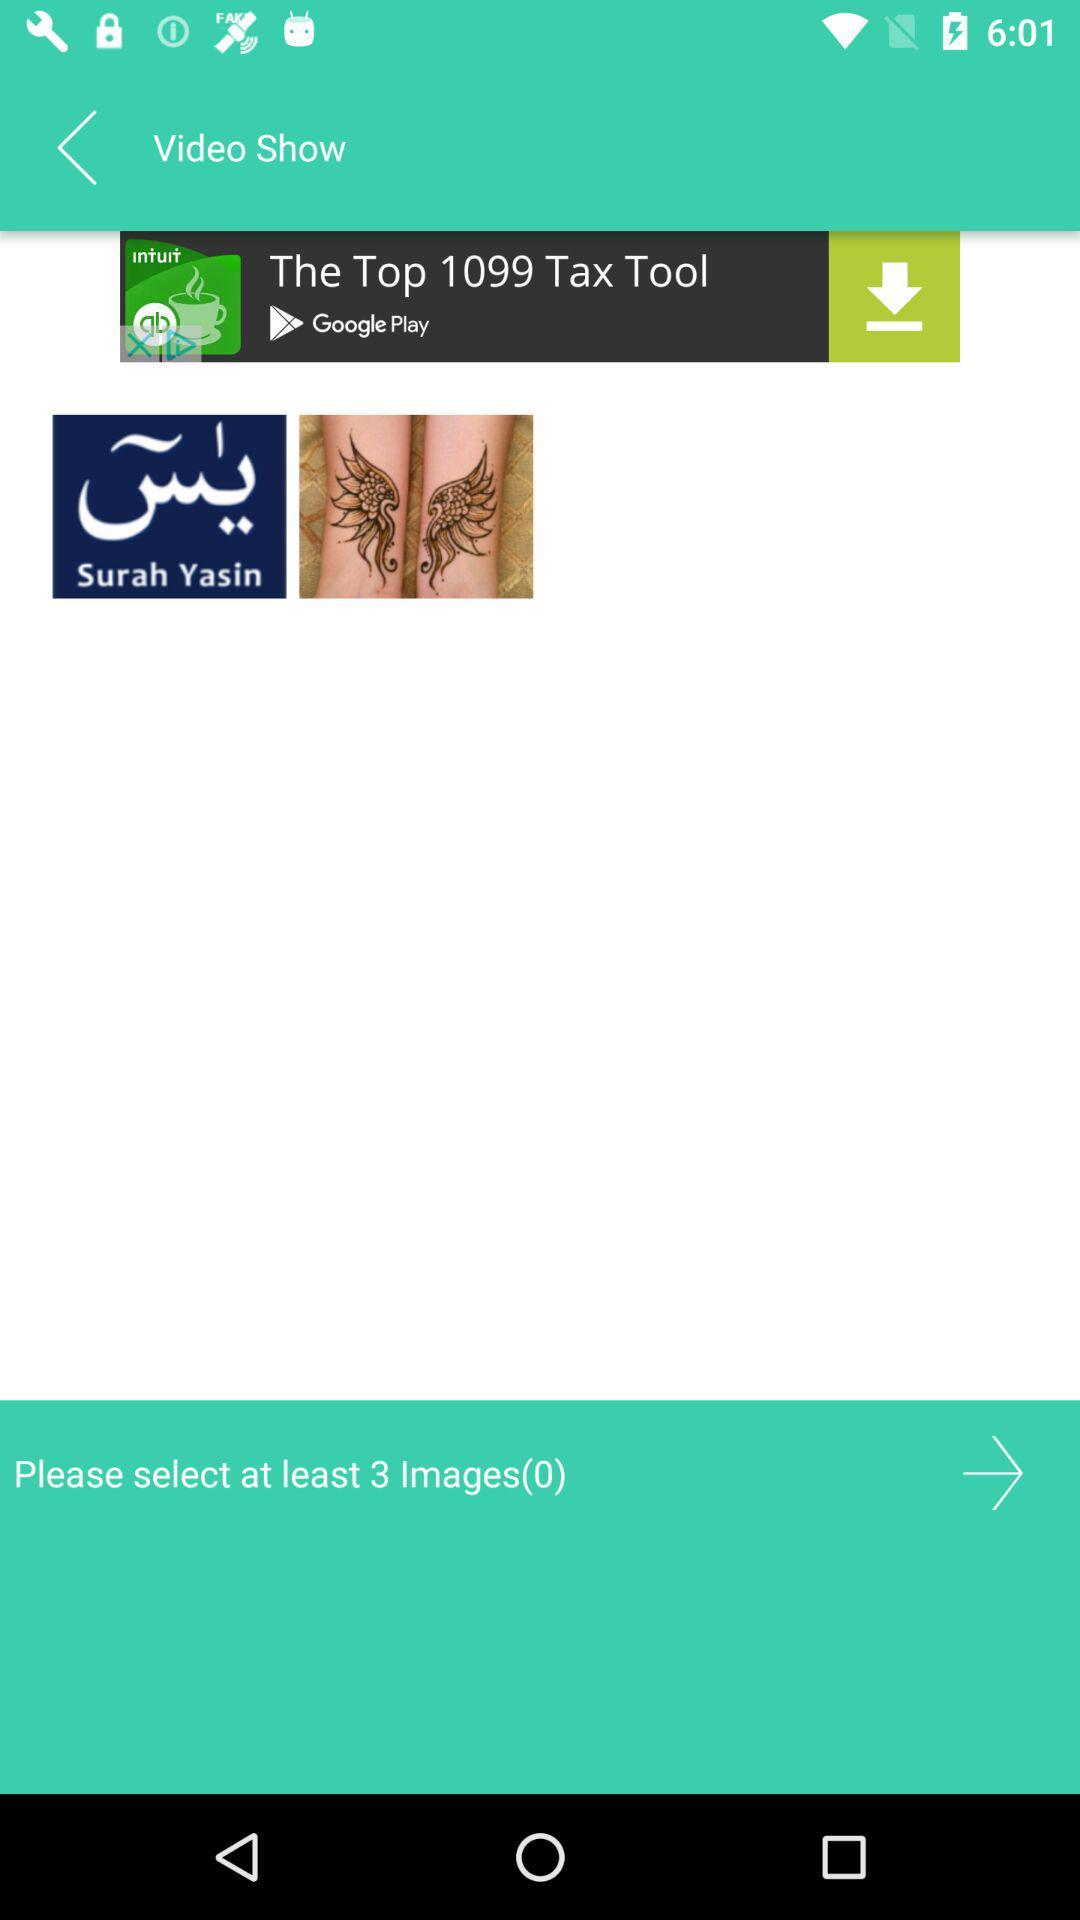  I want to click on app advertisement, so click(540, 295).